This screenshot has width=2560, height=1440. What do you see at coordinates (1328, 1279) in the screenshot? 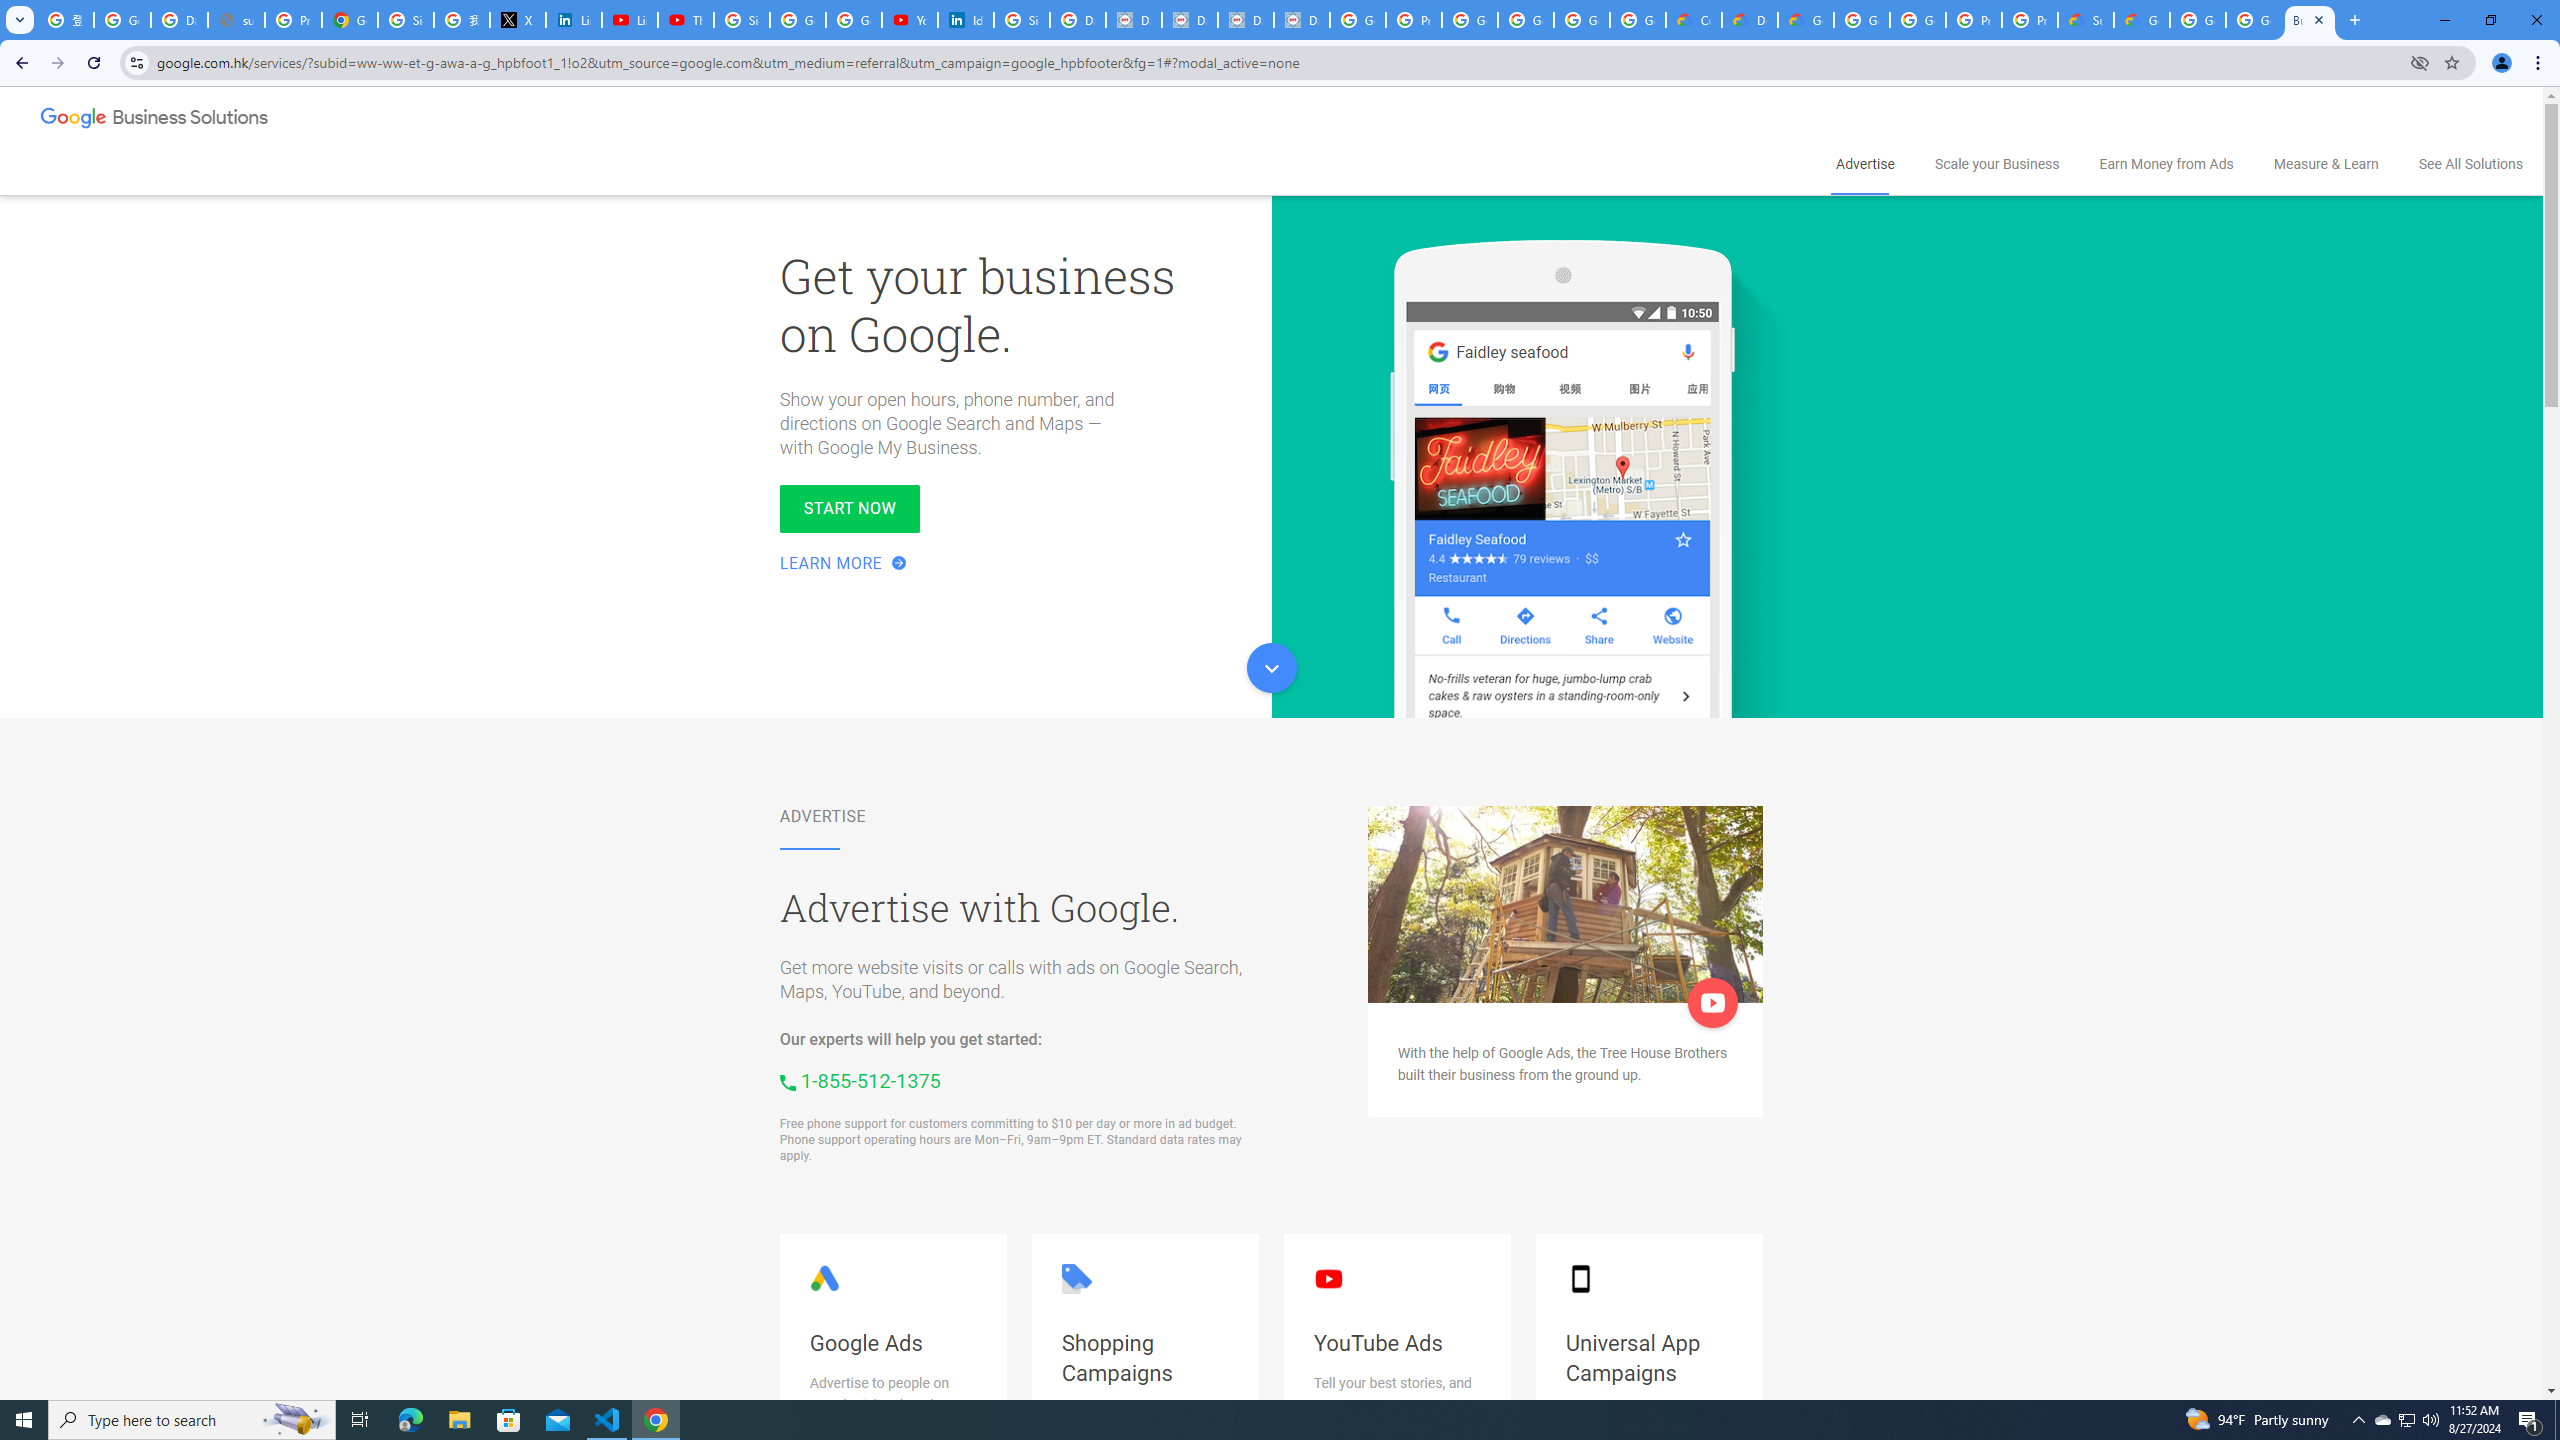
I see `'YouTube logo'` at bounding box center [1328, 1279].